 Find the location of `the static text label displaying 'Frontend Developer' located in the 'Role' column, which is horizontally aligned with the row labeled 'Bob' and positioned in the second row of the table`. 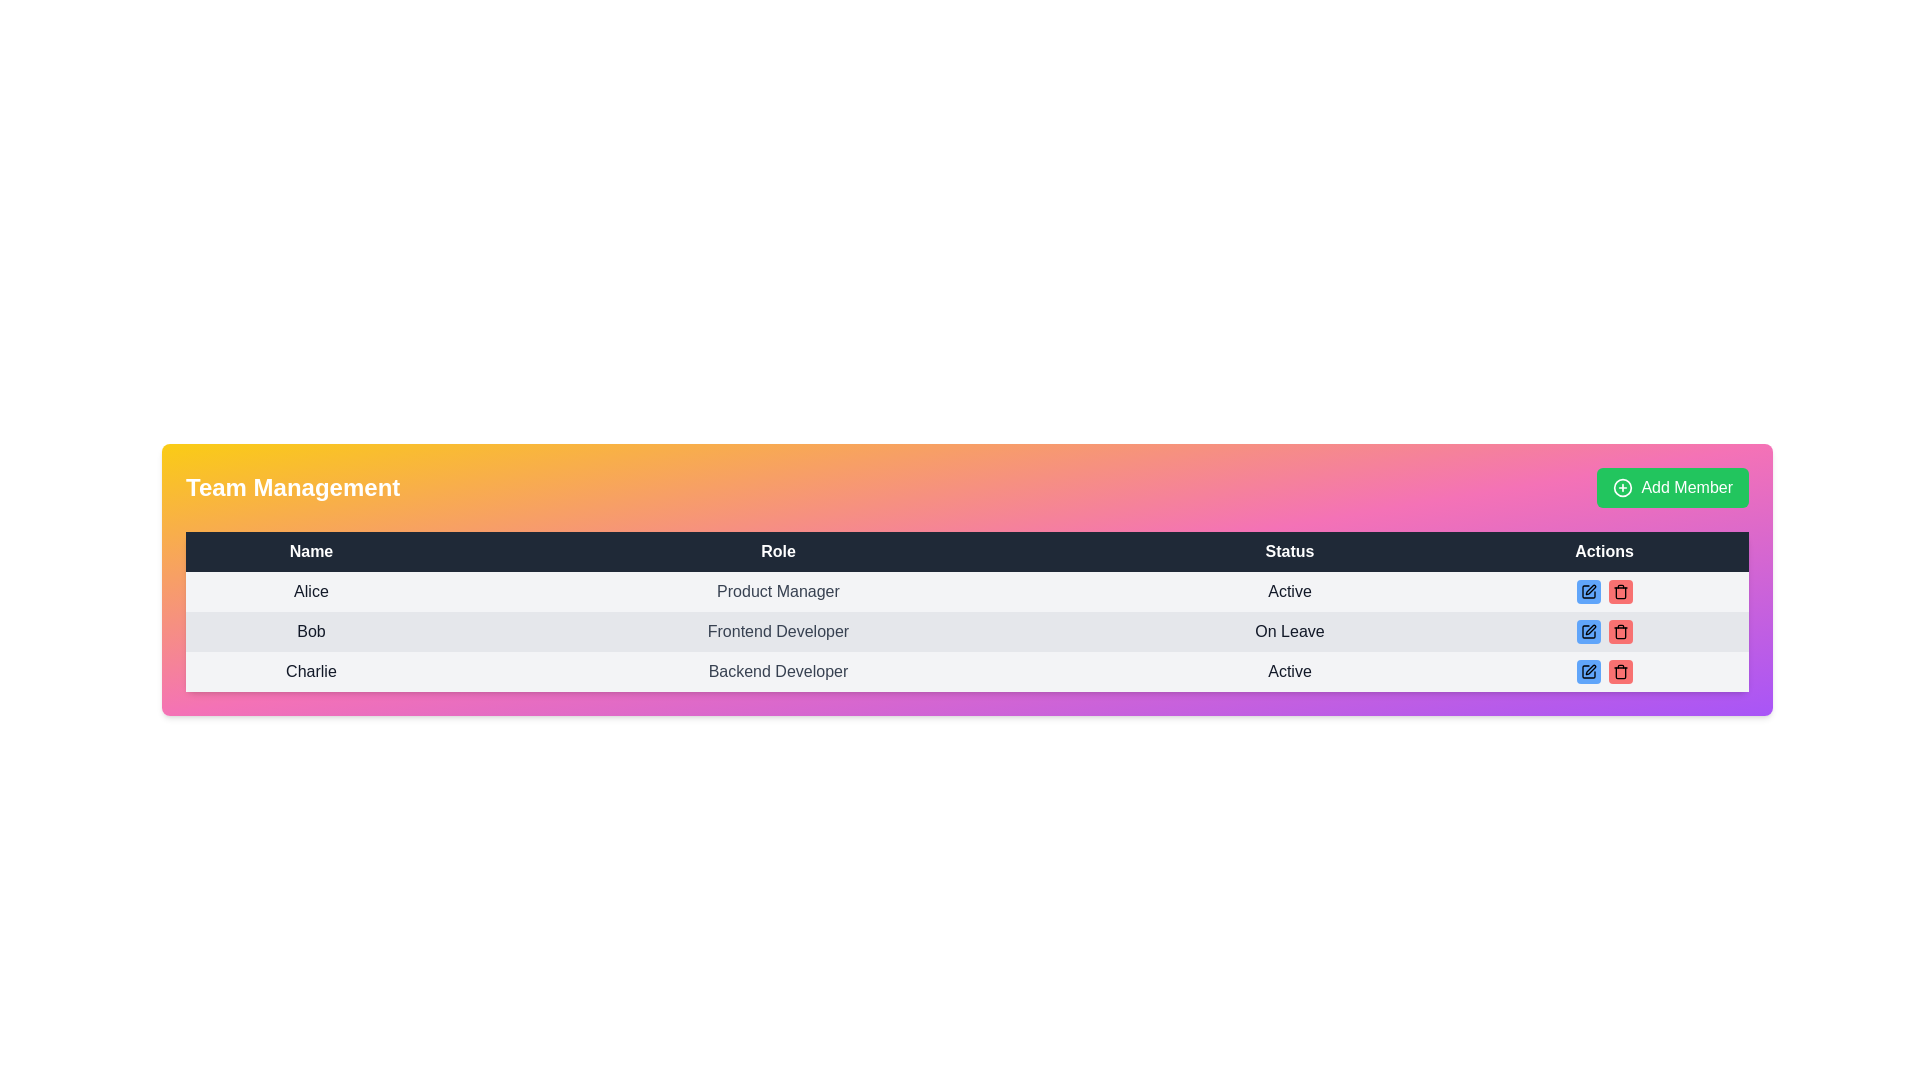

the static text label displaying 'Frontend Developer' located in the 'Role' column, which is horizontally aligned with the row labeled 'Bob' and positioned in the second row of the table is located at coordinates (777, 632).